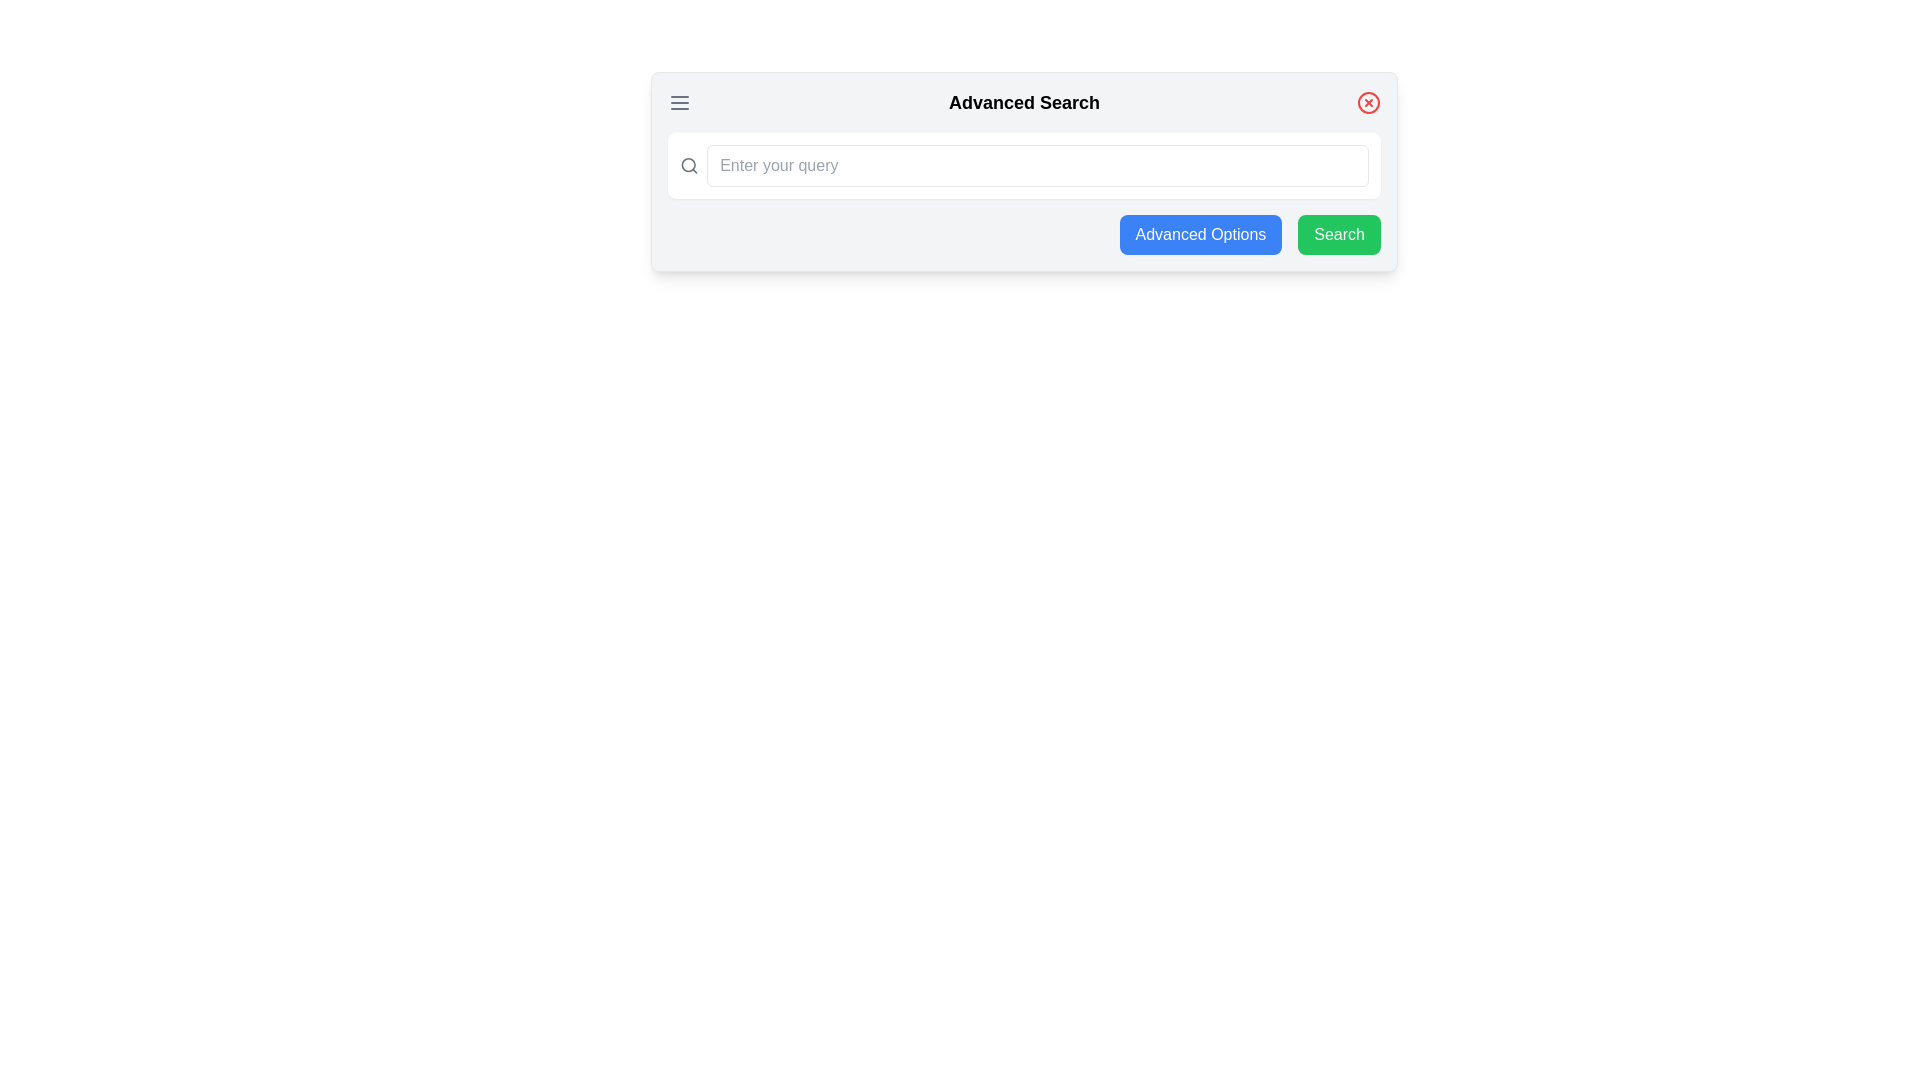 The width and height of the screenshot is (1920, 1080). Describe the element at coordinates (1200, 234) in the screenshot. I see `the 'Advanced Options' button, which is a rectangular button with a blue background and white text, located to the left of the green 'Search' button in the lower right section of the interface` at that location.